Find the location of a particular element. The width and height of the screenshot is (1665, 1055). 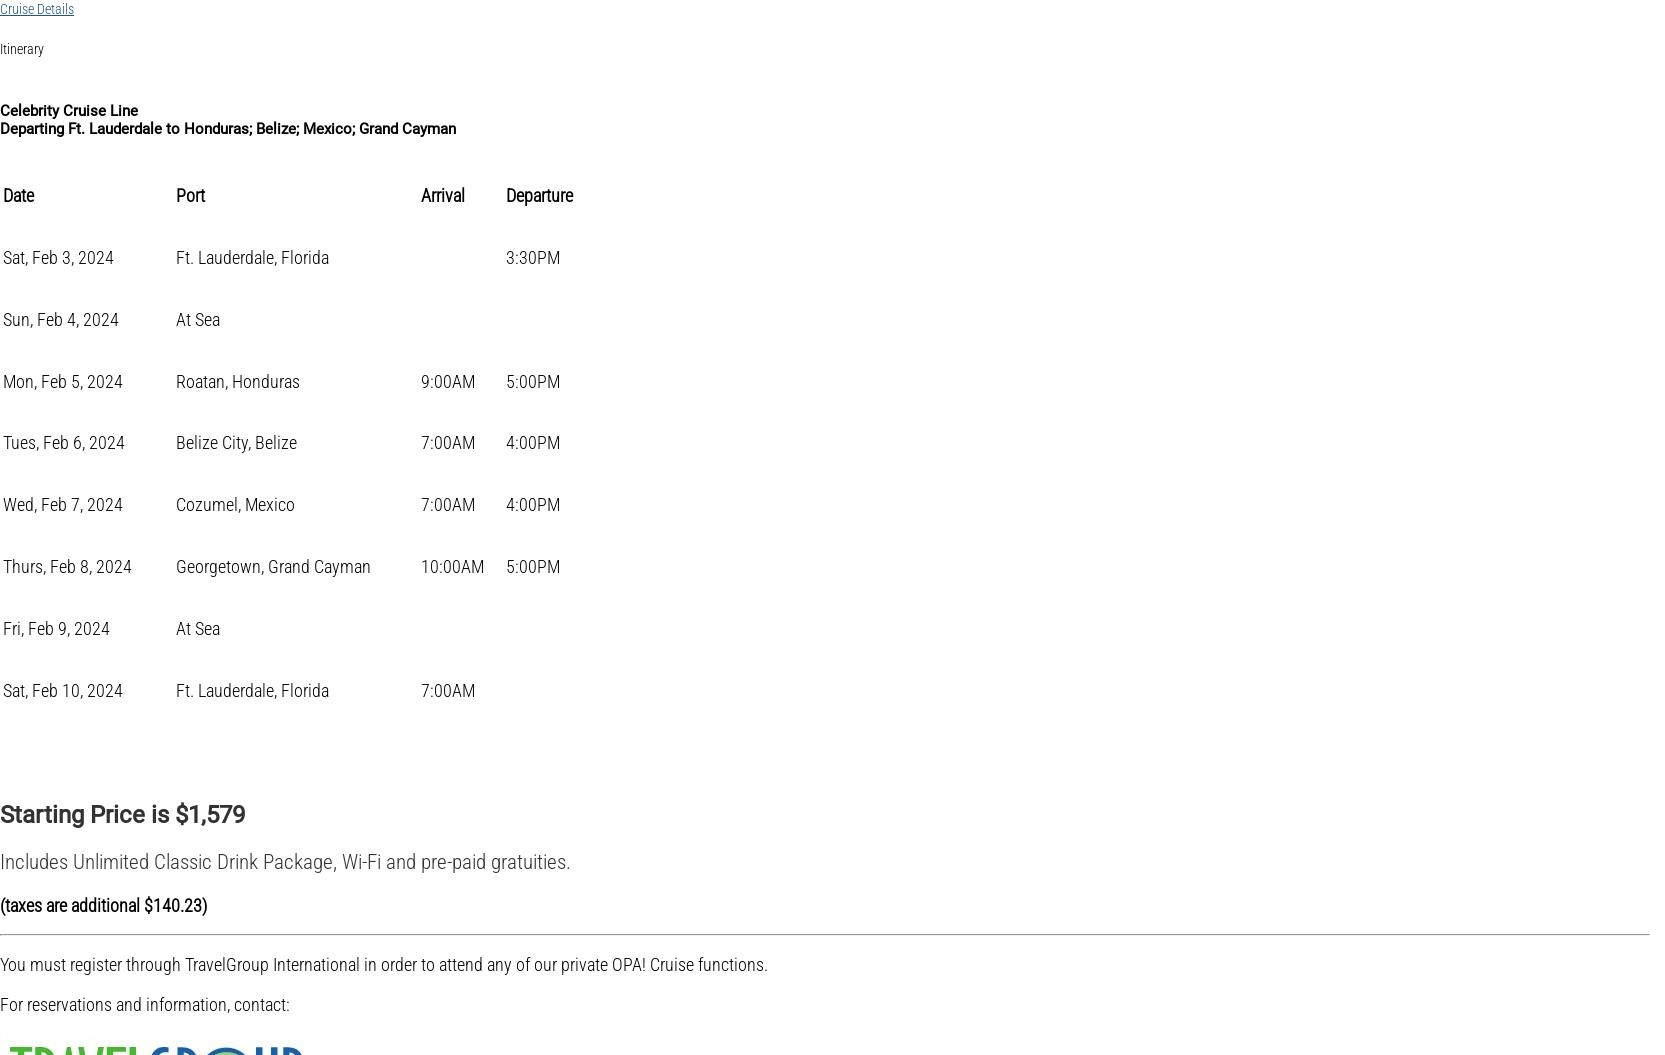

'Departing Ft. Lauderdale to Honduras; Belize; Mexico; Grand Cayman' is located at coordinates (227, 129).